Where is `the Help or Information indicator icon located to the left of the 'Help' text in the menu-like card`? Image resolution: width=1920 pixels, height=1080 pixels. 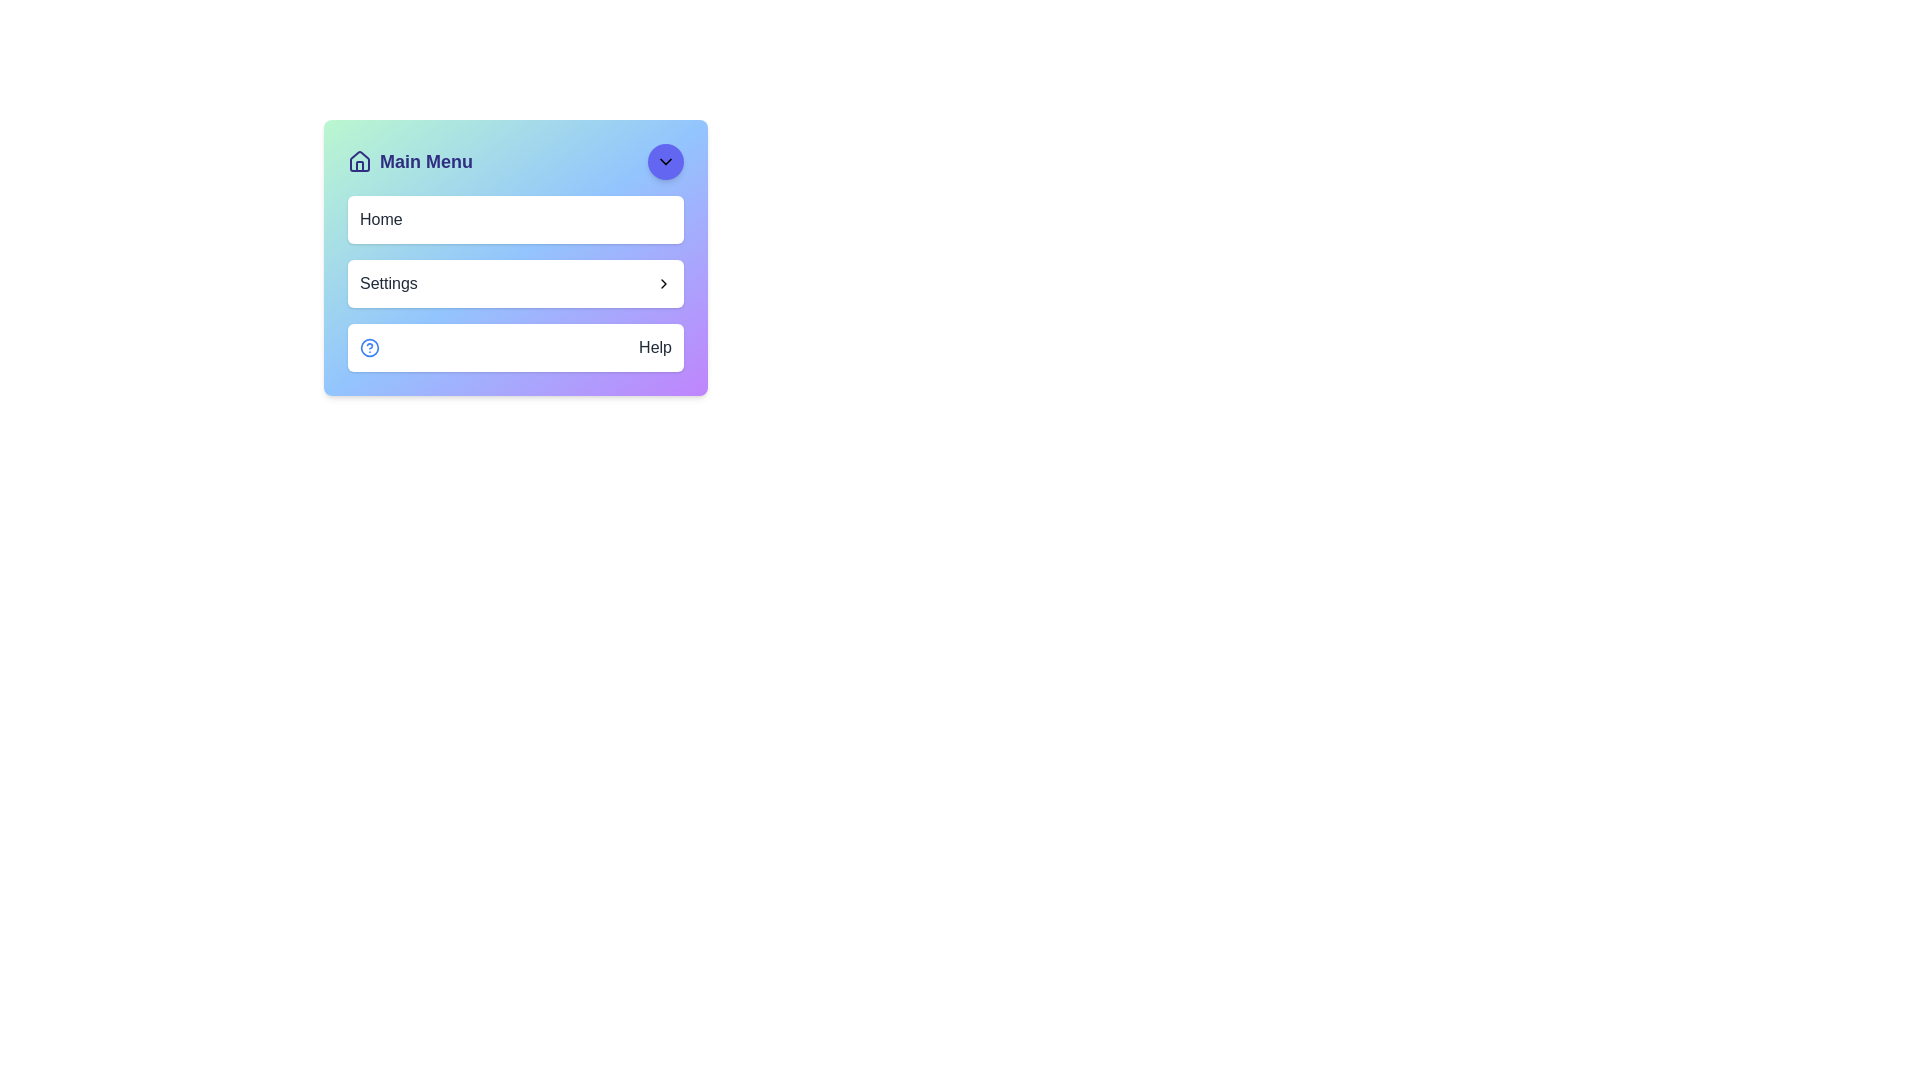 the Help or Information indicator icon located to the left of the 'Help' text in the menu-like card is located at coordinates (369, 346).